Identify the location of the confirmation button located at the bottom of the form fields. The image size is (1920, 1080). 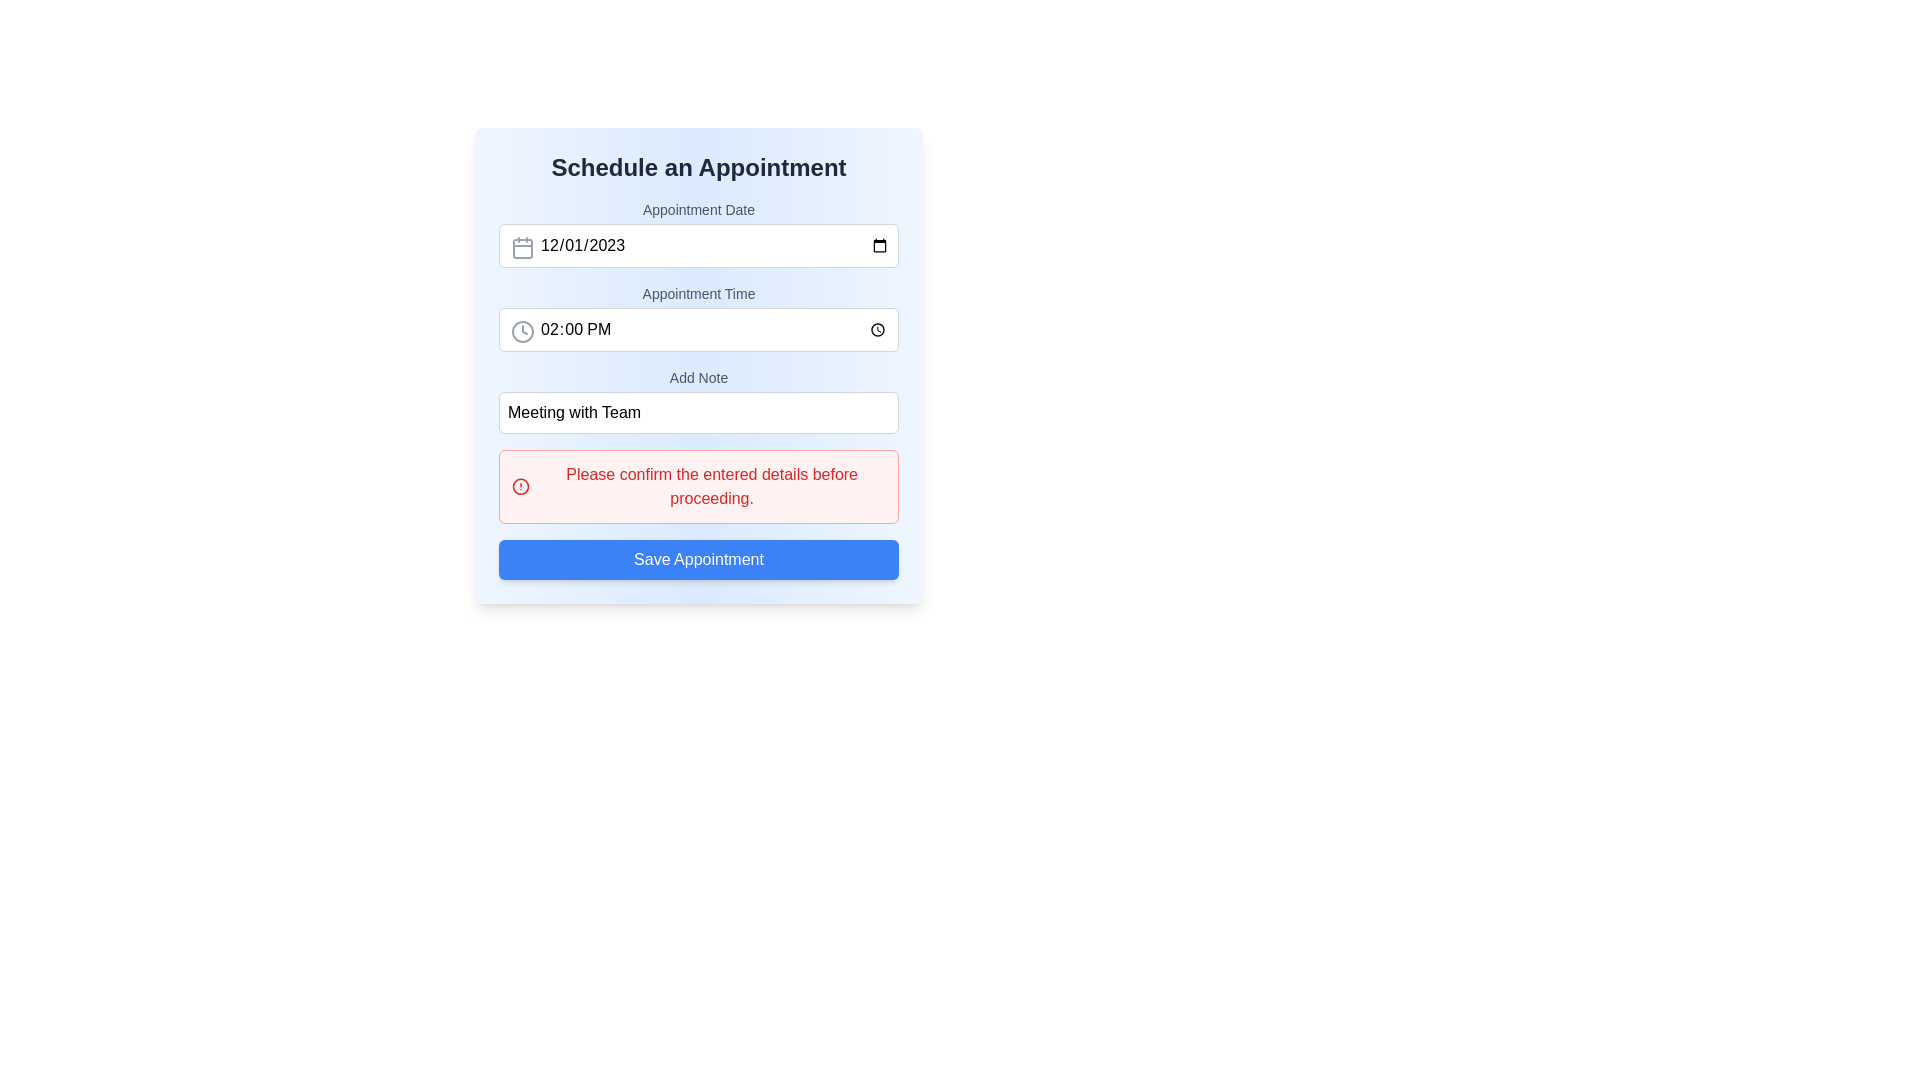
(699, 559).